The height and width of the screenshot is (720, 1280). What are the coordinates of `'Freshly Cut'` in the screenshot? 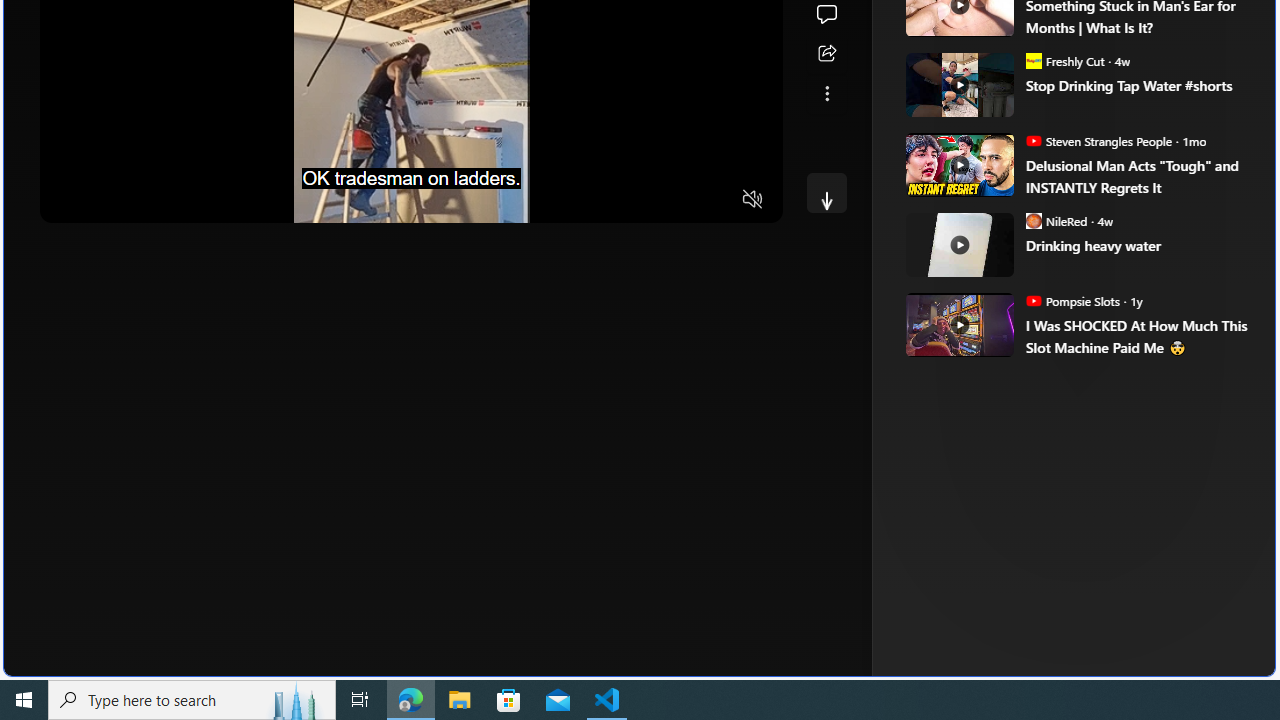 It's located at (1033, 59).